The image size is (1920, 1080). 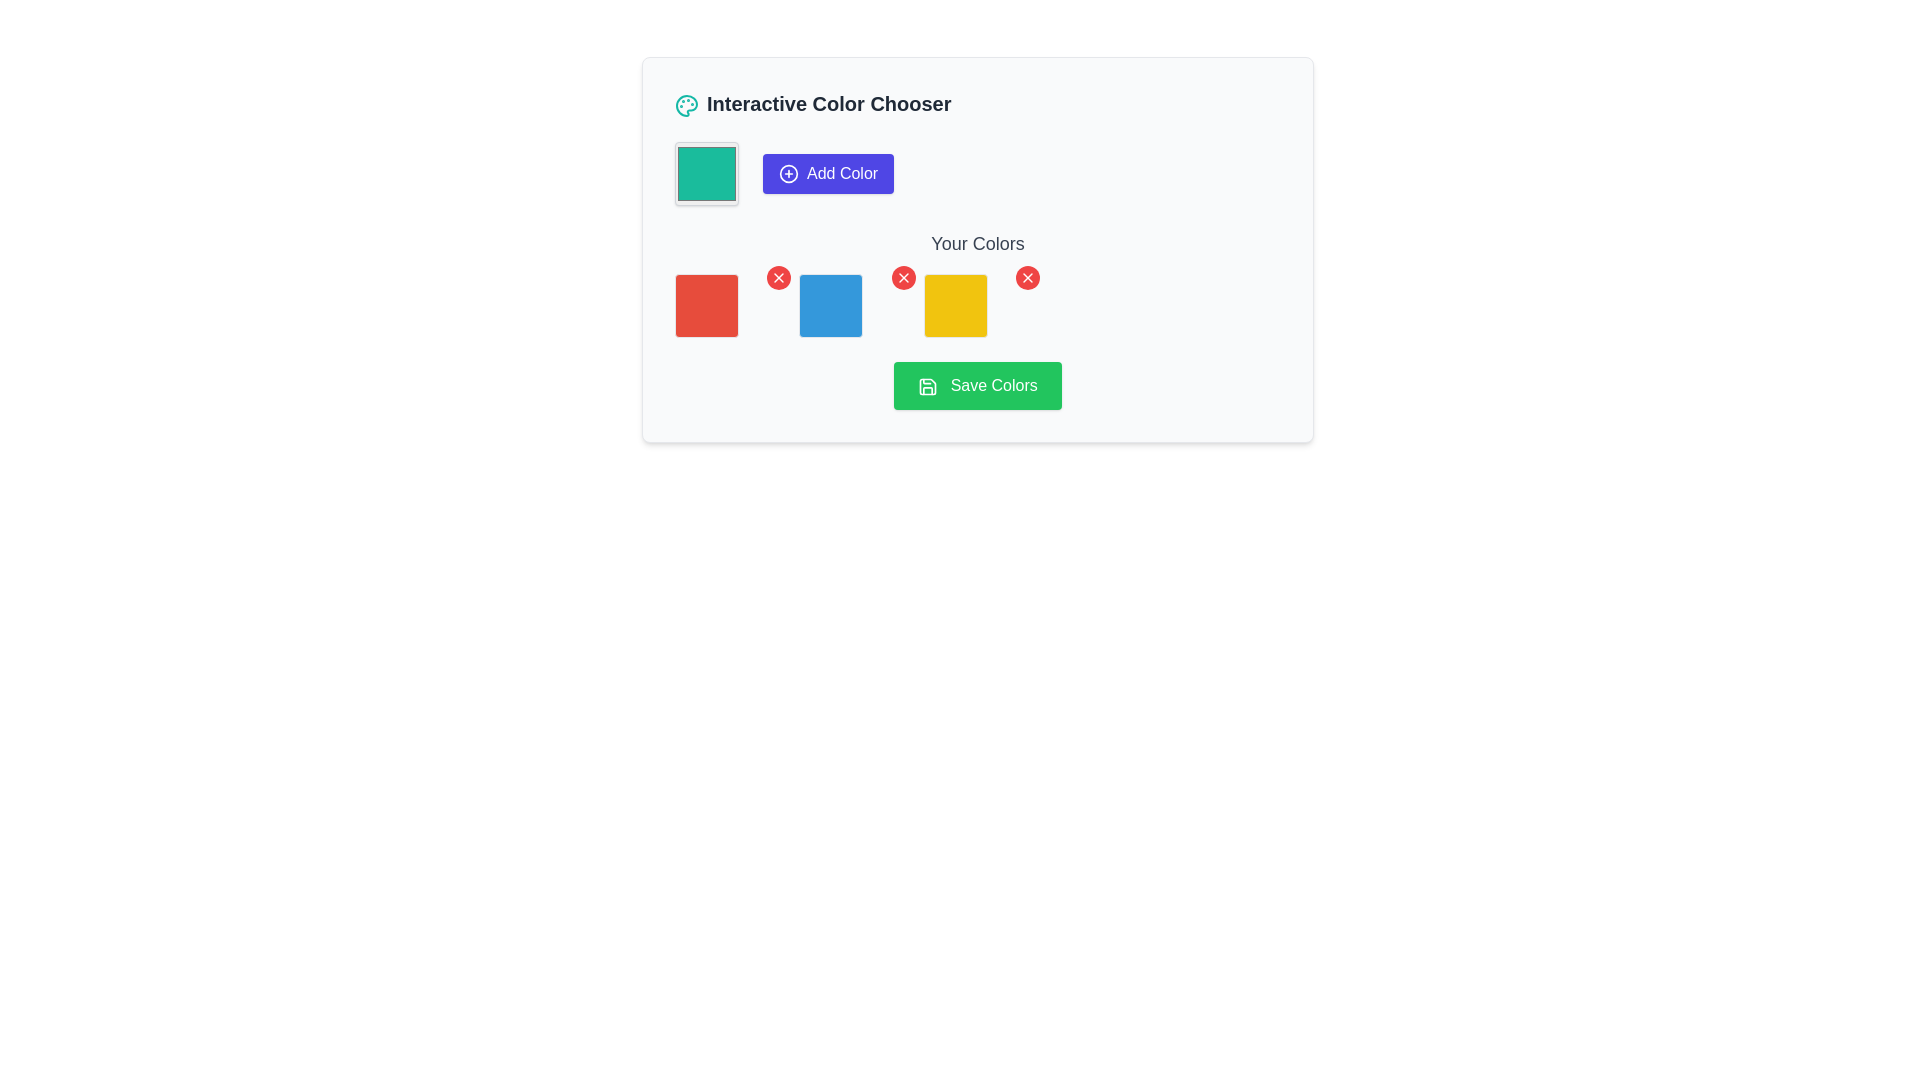 I want to click on the square color display located in the third position of the grid layout beneath the label 'Your Colors', so click(x=853, y=305).